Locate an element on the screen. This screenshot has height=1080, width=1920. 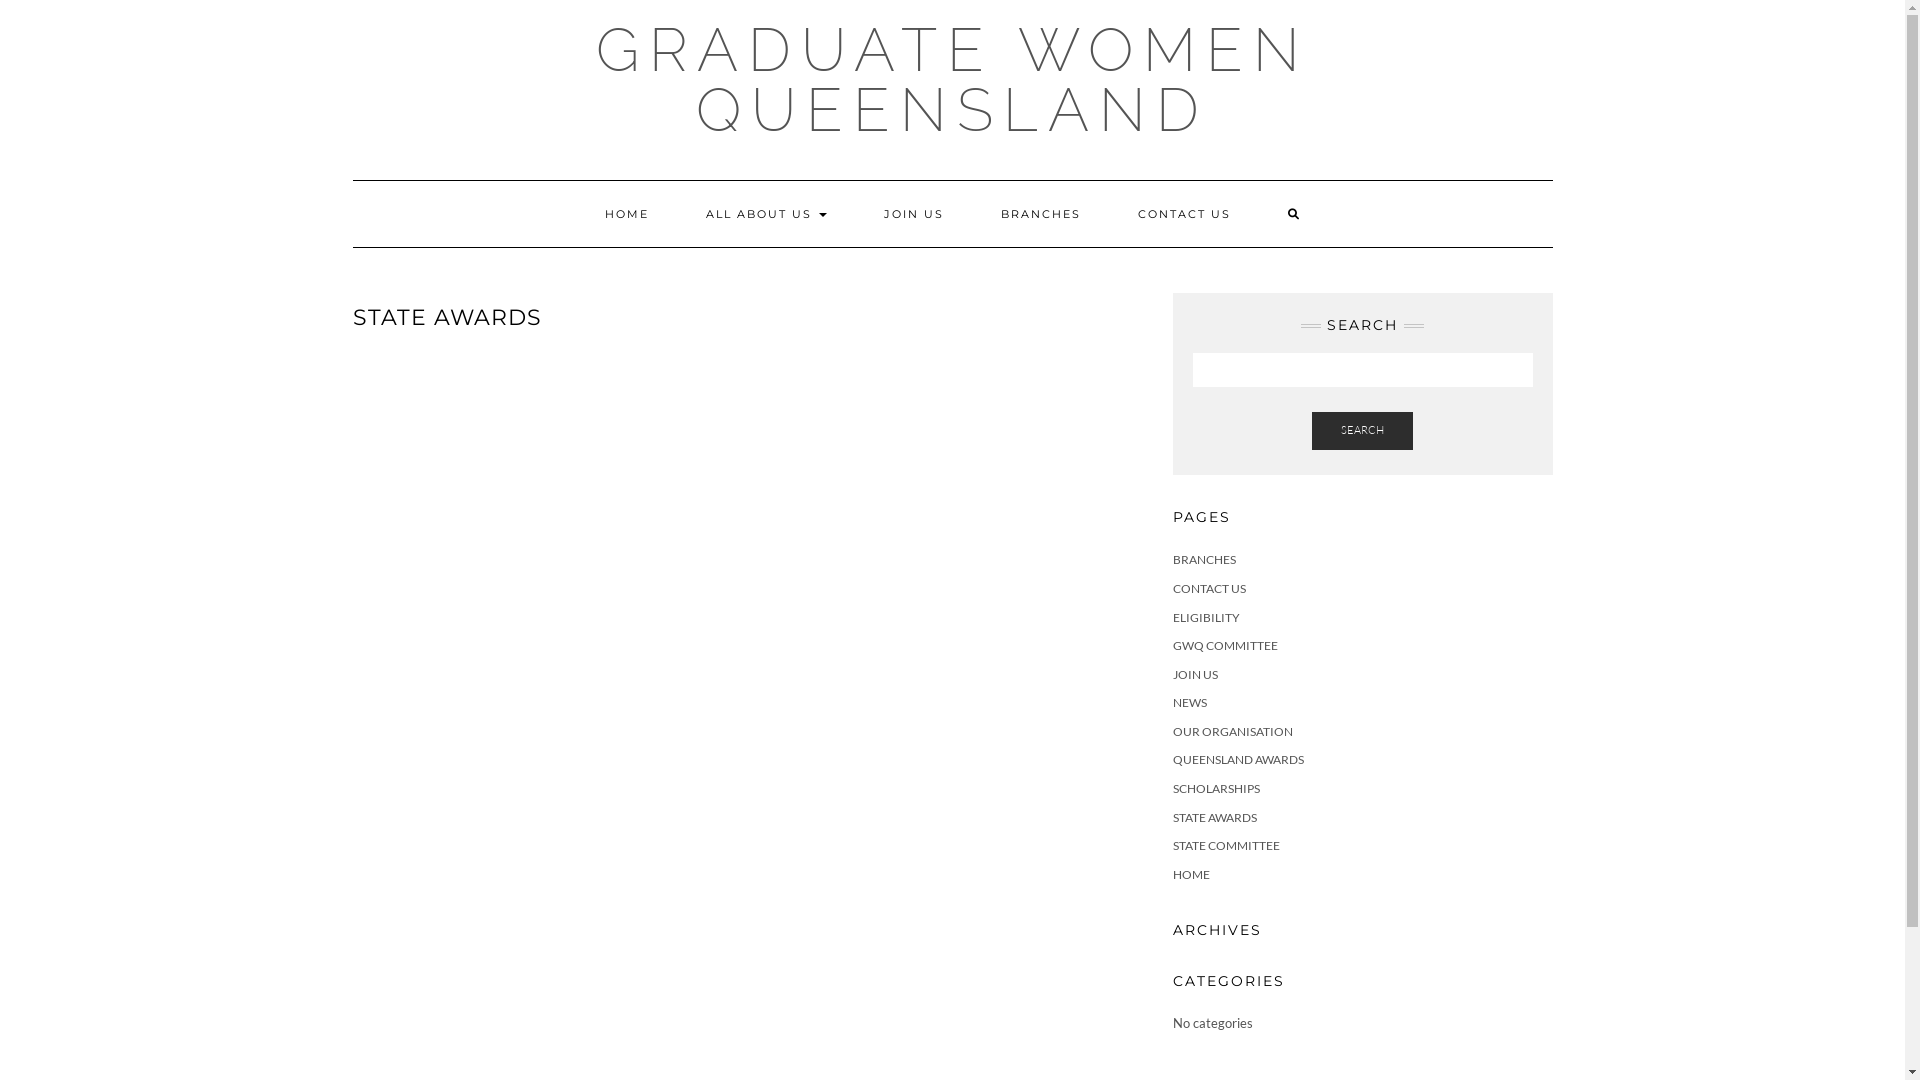
'JOIN US' is located at coordinates (1194, 674).